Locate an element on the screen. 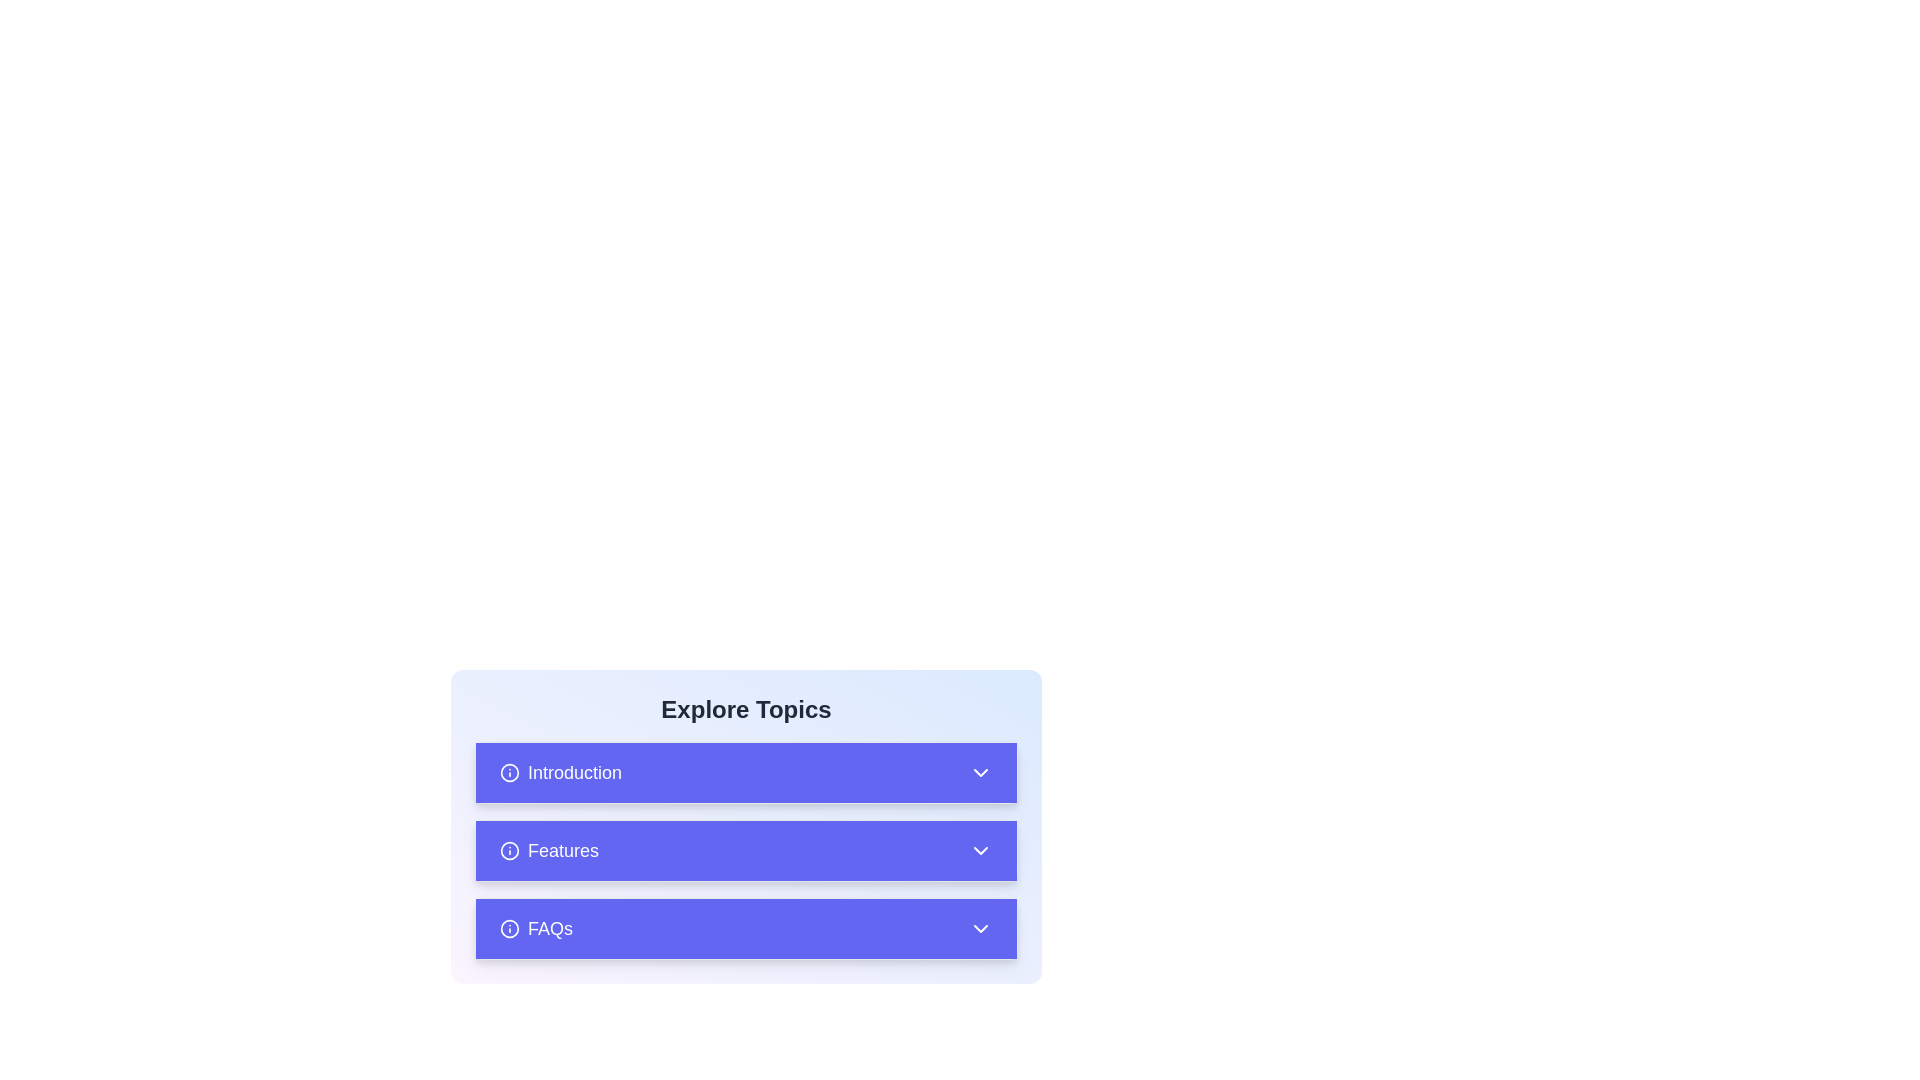  the graphical icon or decorative circle located in the 'Features' section of the 'Explore Topics' interface is located at coordinates (509, 851).